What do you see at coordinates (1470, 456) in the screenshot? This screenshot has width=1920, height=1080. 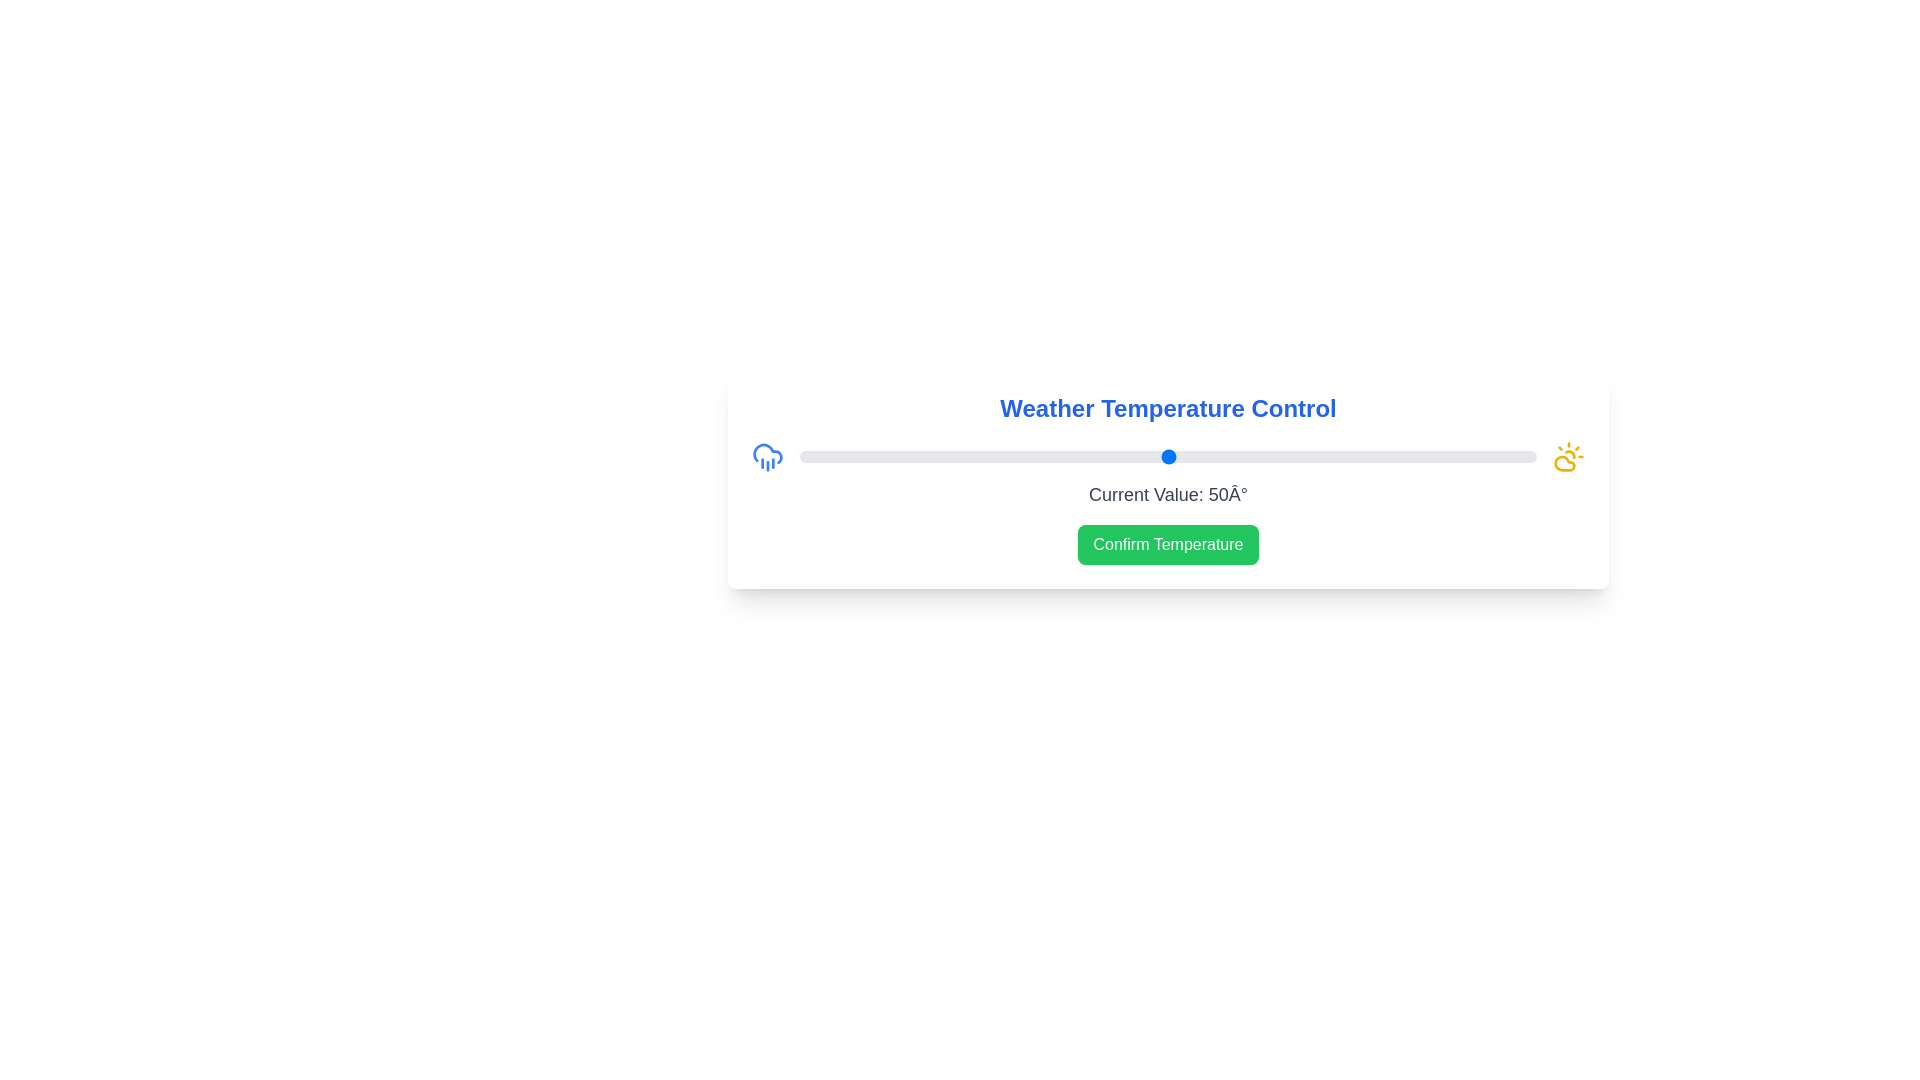 I see `the slider to set the temperature to 91°` at bounding box center [1470, 456].